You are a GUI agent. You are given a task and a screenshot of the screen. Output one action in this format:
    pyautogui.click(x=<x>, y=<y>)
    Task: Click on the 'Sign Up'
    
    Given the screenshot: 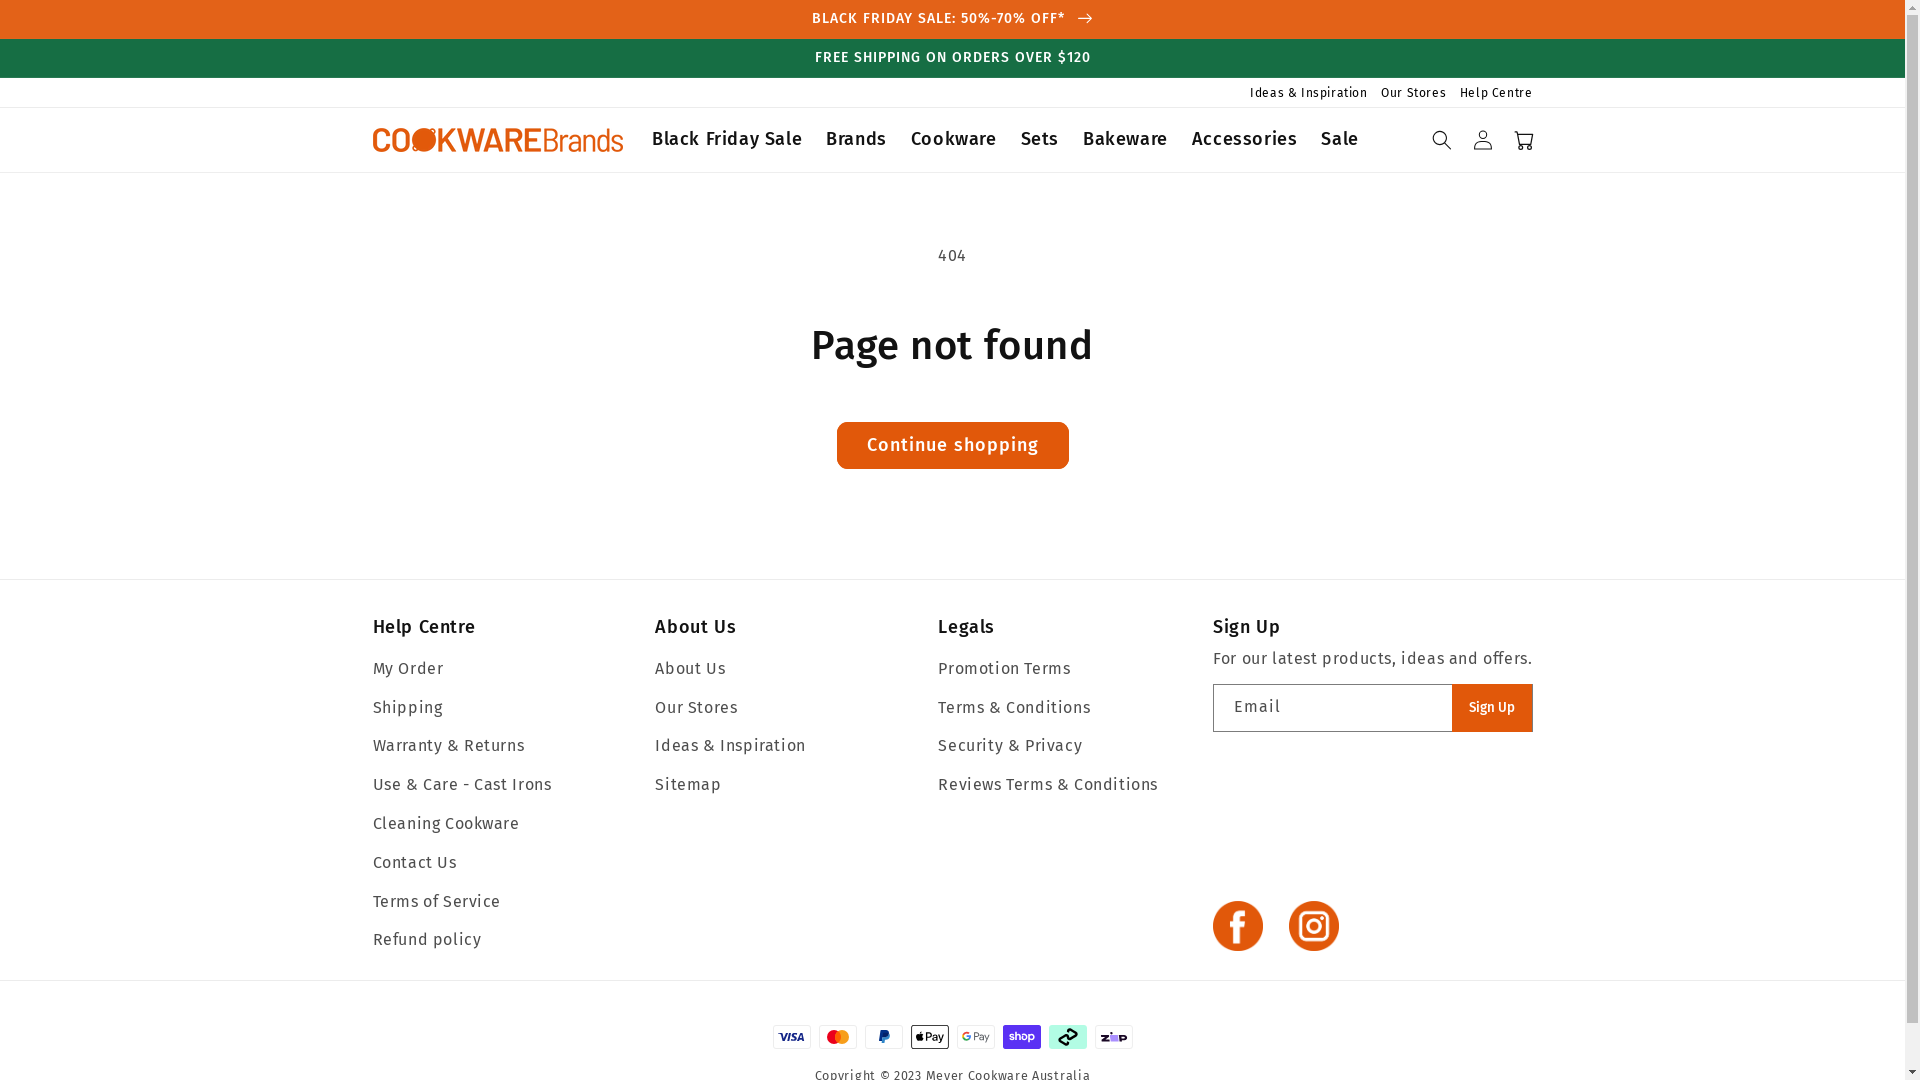 What is the action you would take?
    pyautogui.click(x=1492, y=707)
    